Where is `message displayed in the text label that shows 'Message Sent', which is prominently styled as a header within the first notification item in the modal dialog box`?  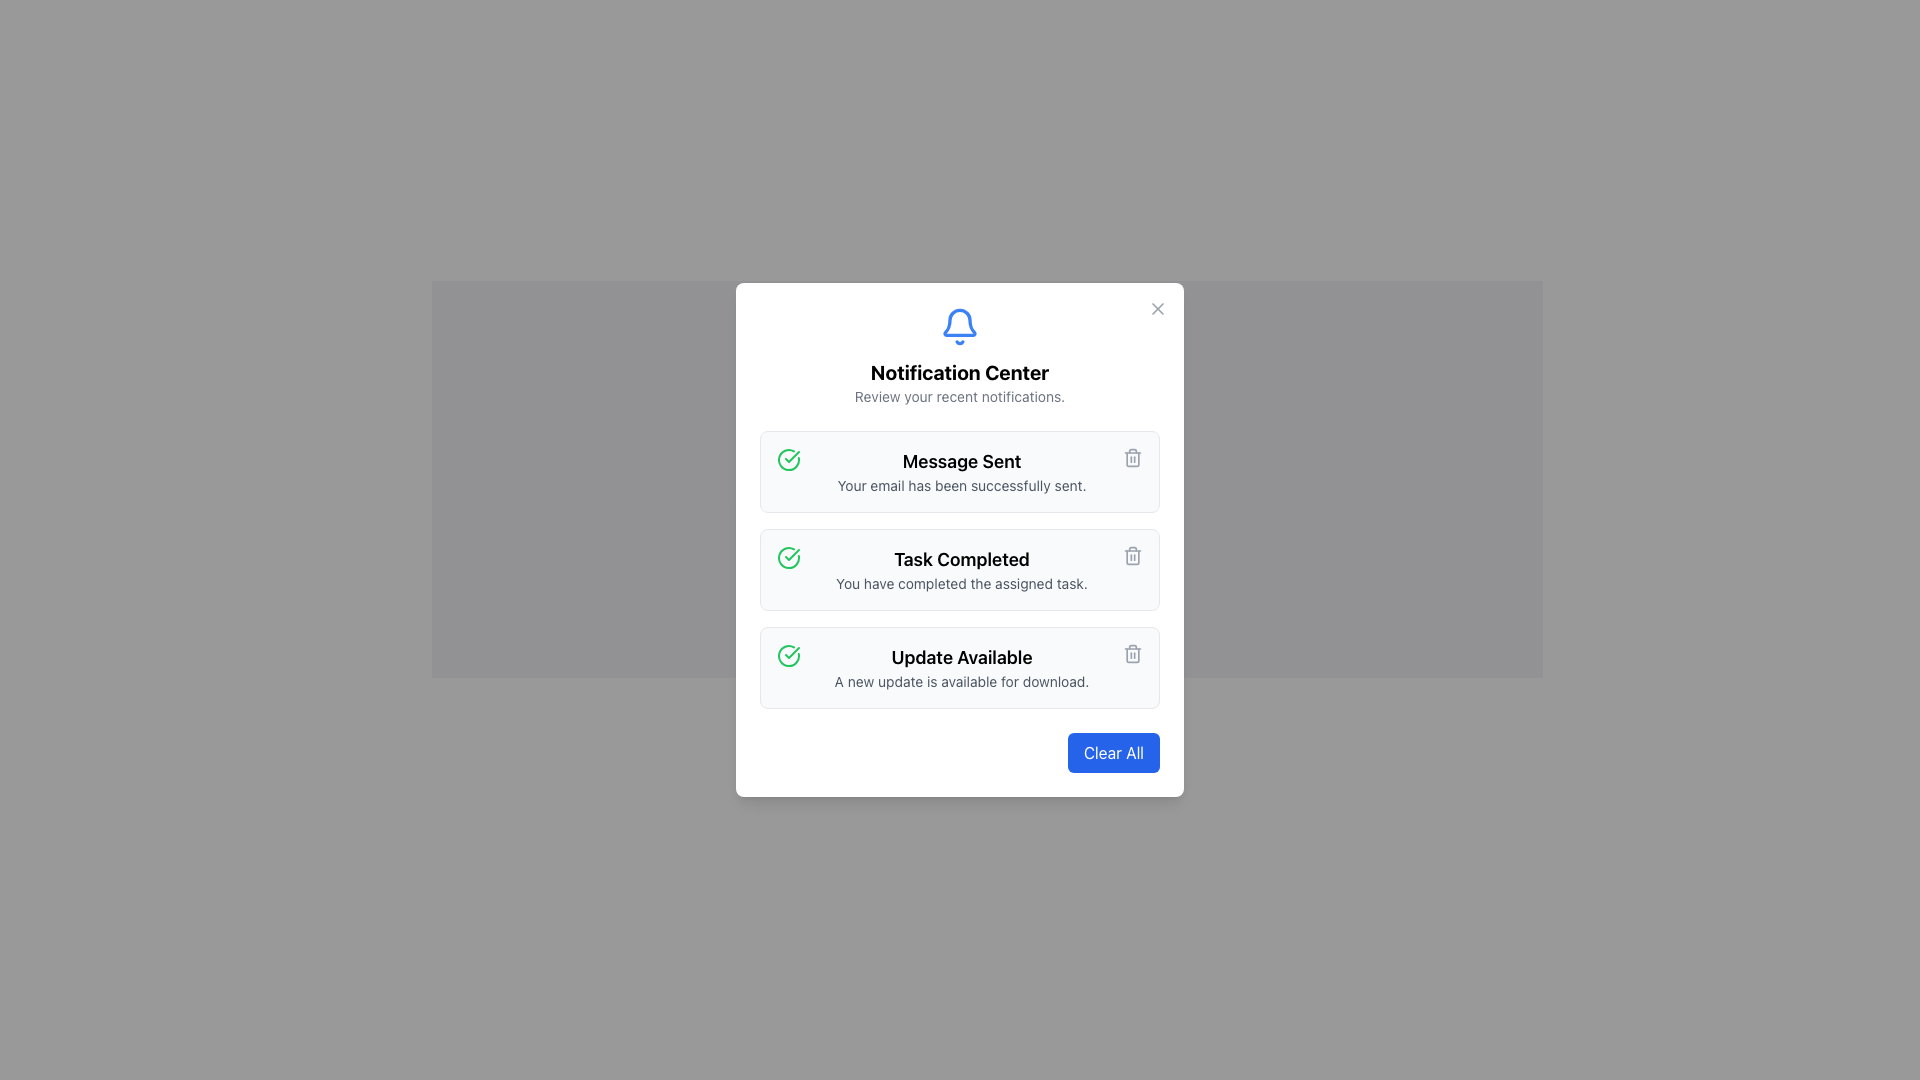
message displayed in the text label that shows 'Message Sent', which is prominently styled as a header within the first notification item in the modal dialog box is located at coordinates (961, 462).